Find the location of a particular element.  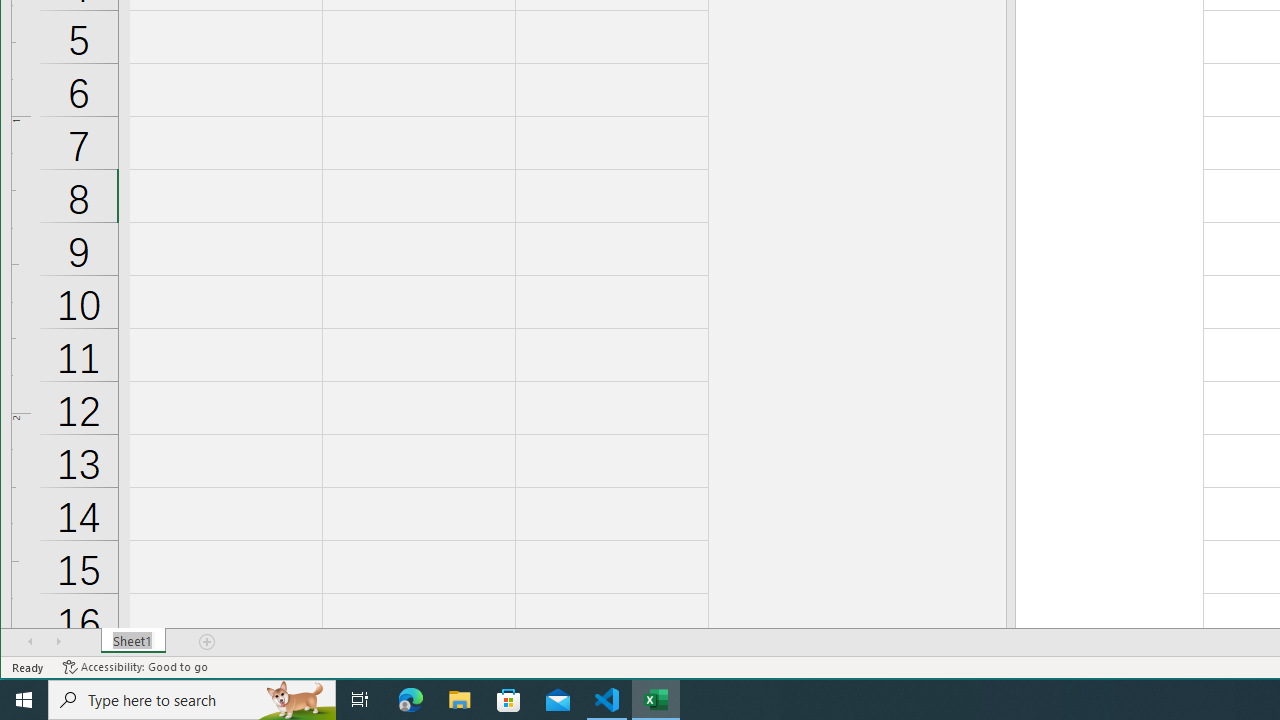

'Microsoft Edge' is located at coordinates (410, 698).